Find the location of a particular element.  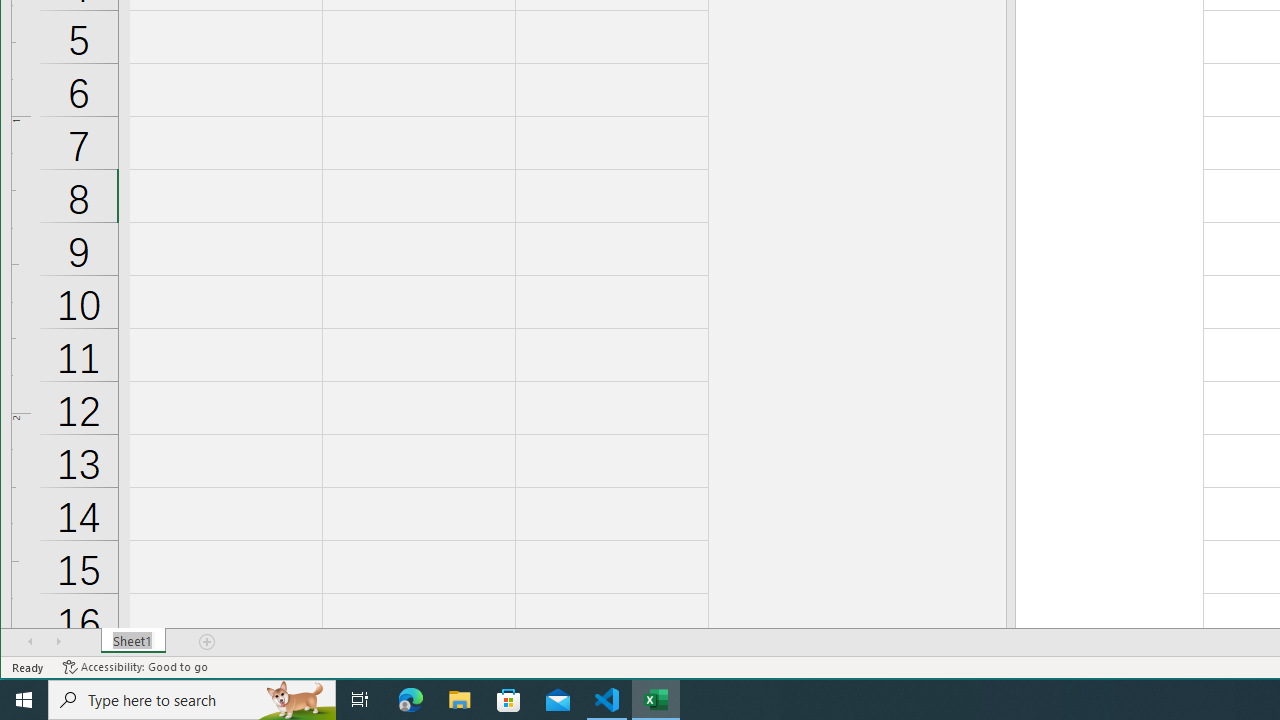

'Microsoft Edge' is located at coordinates (410, 698).